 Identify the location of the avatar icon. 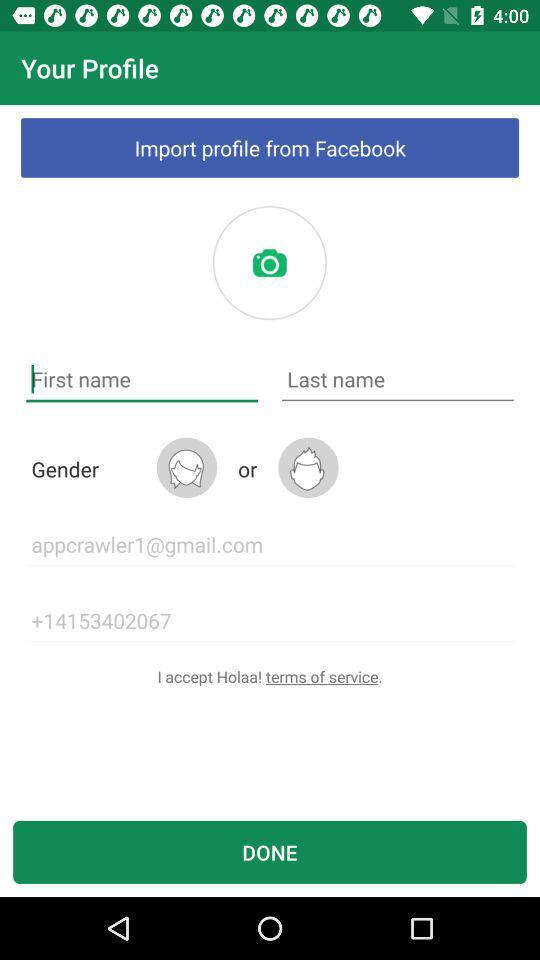
(186, 467).